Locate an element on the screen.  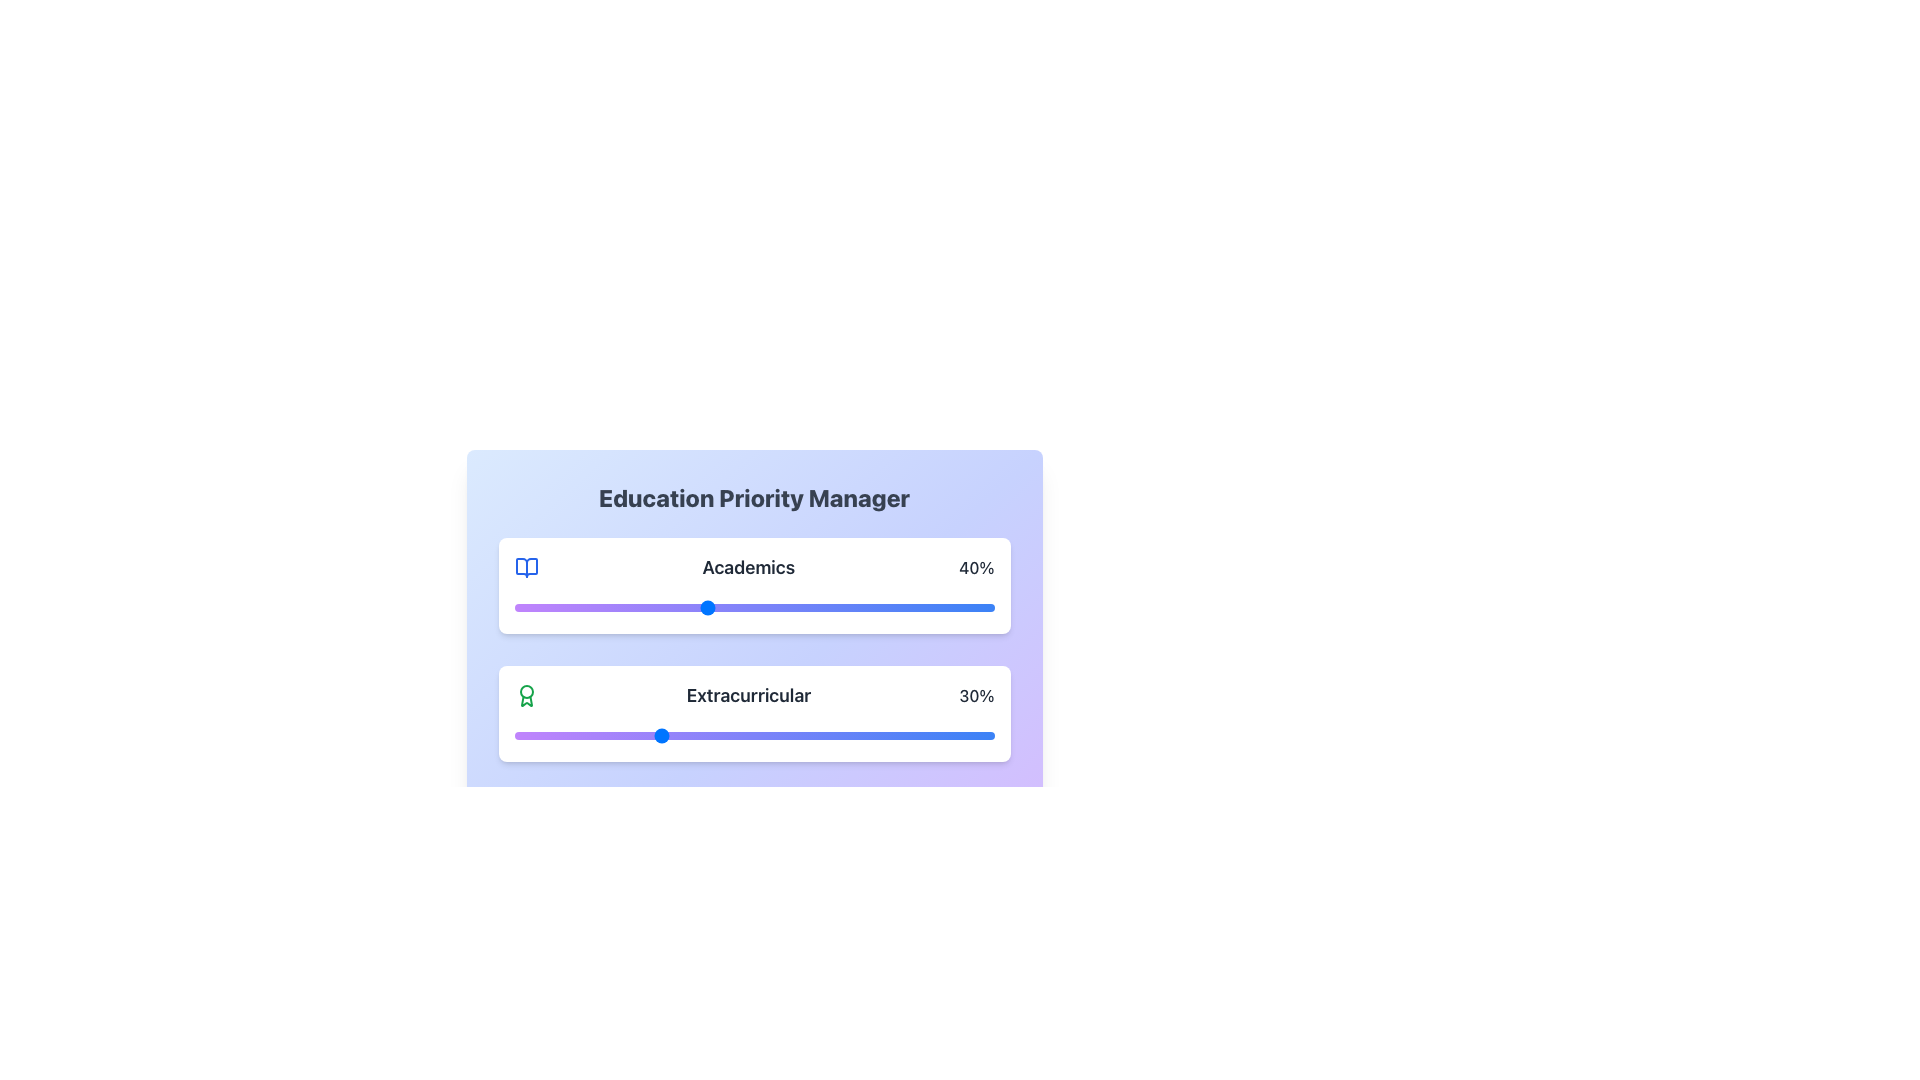
the inner circle of the SVG graphic representing an award or badge, located in the lower section of the card layout titled 'Extracurricular' is located at coordinates (526, 690).